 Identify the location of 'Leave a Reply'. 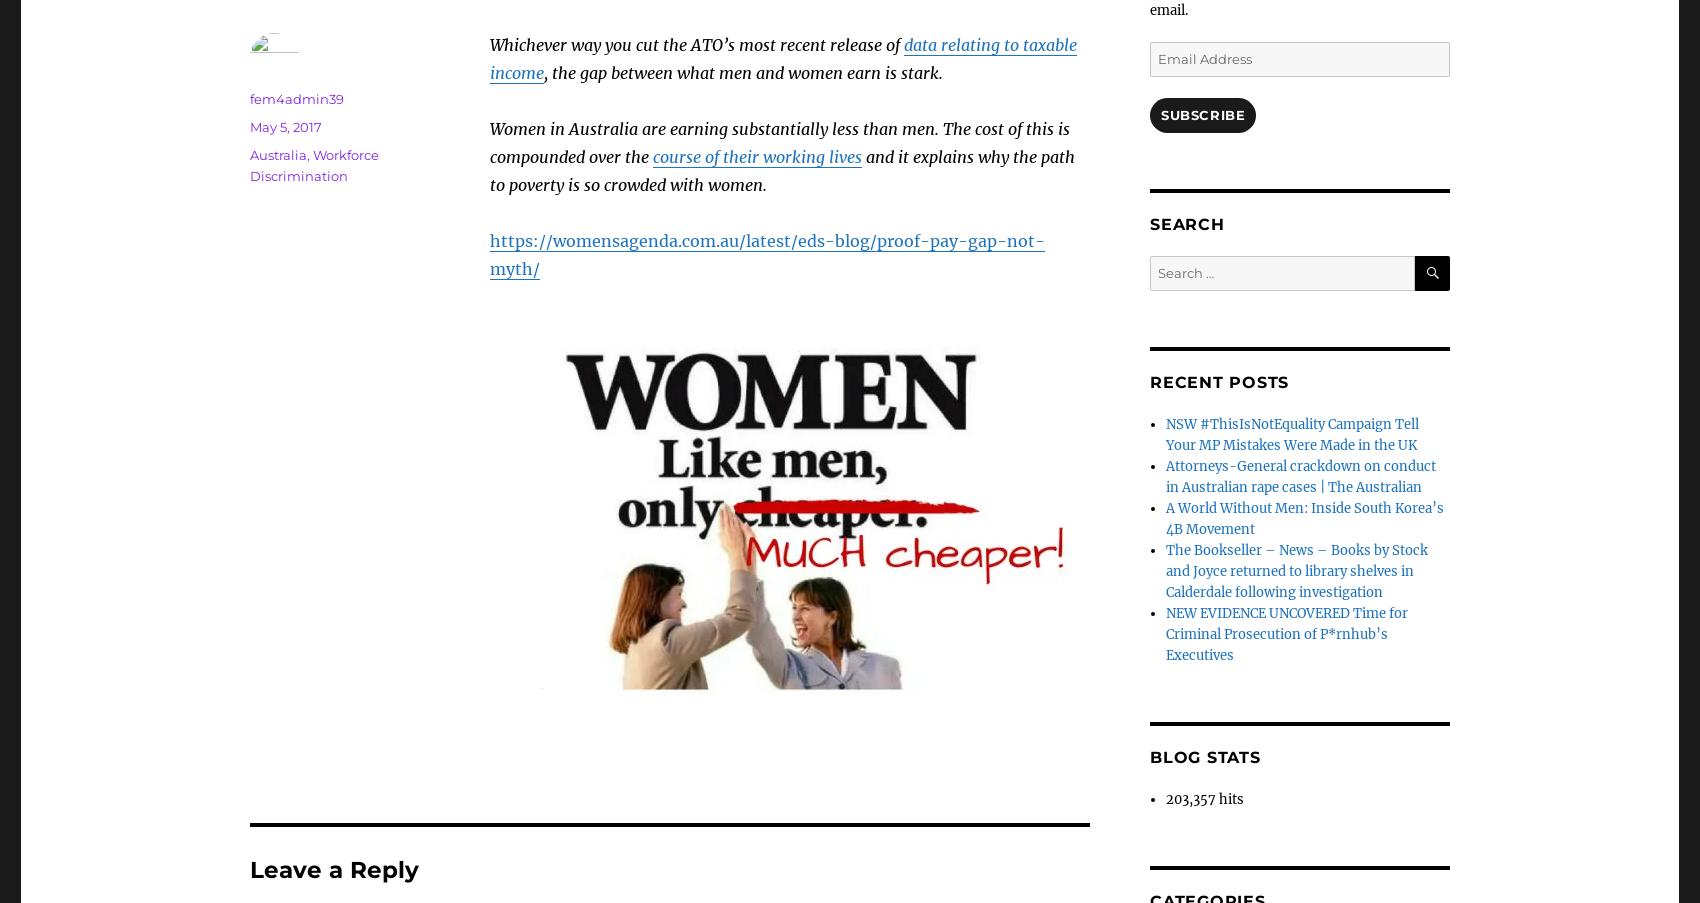
(333, 870).